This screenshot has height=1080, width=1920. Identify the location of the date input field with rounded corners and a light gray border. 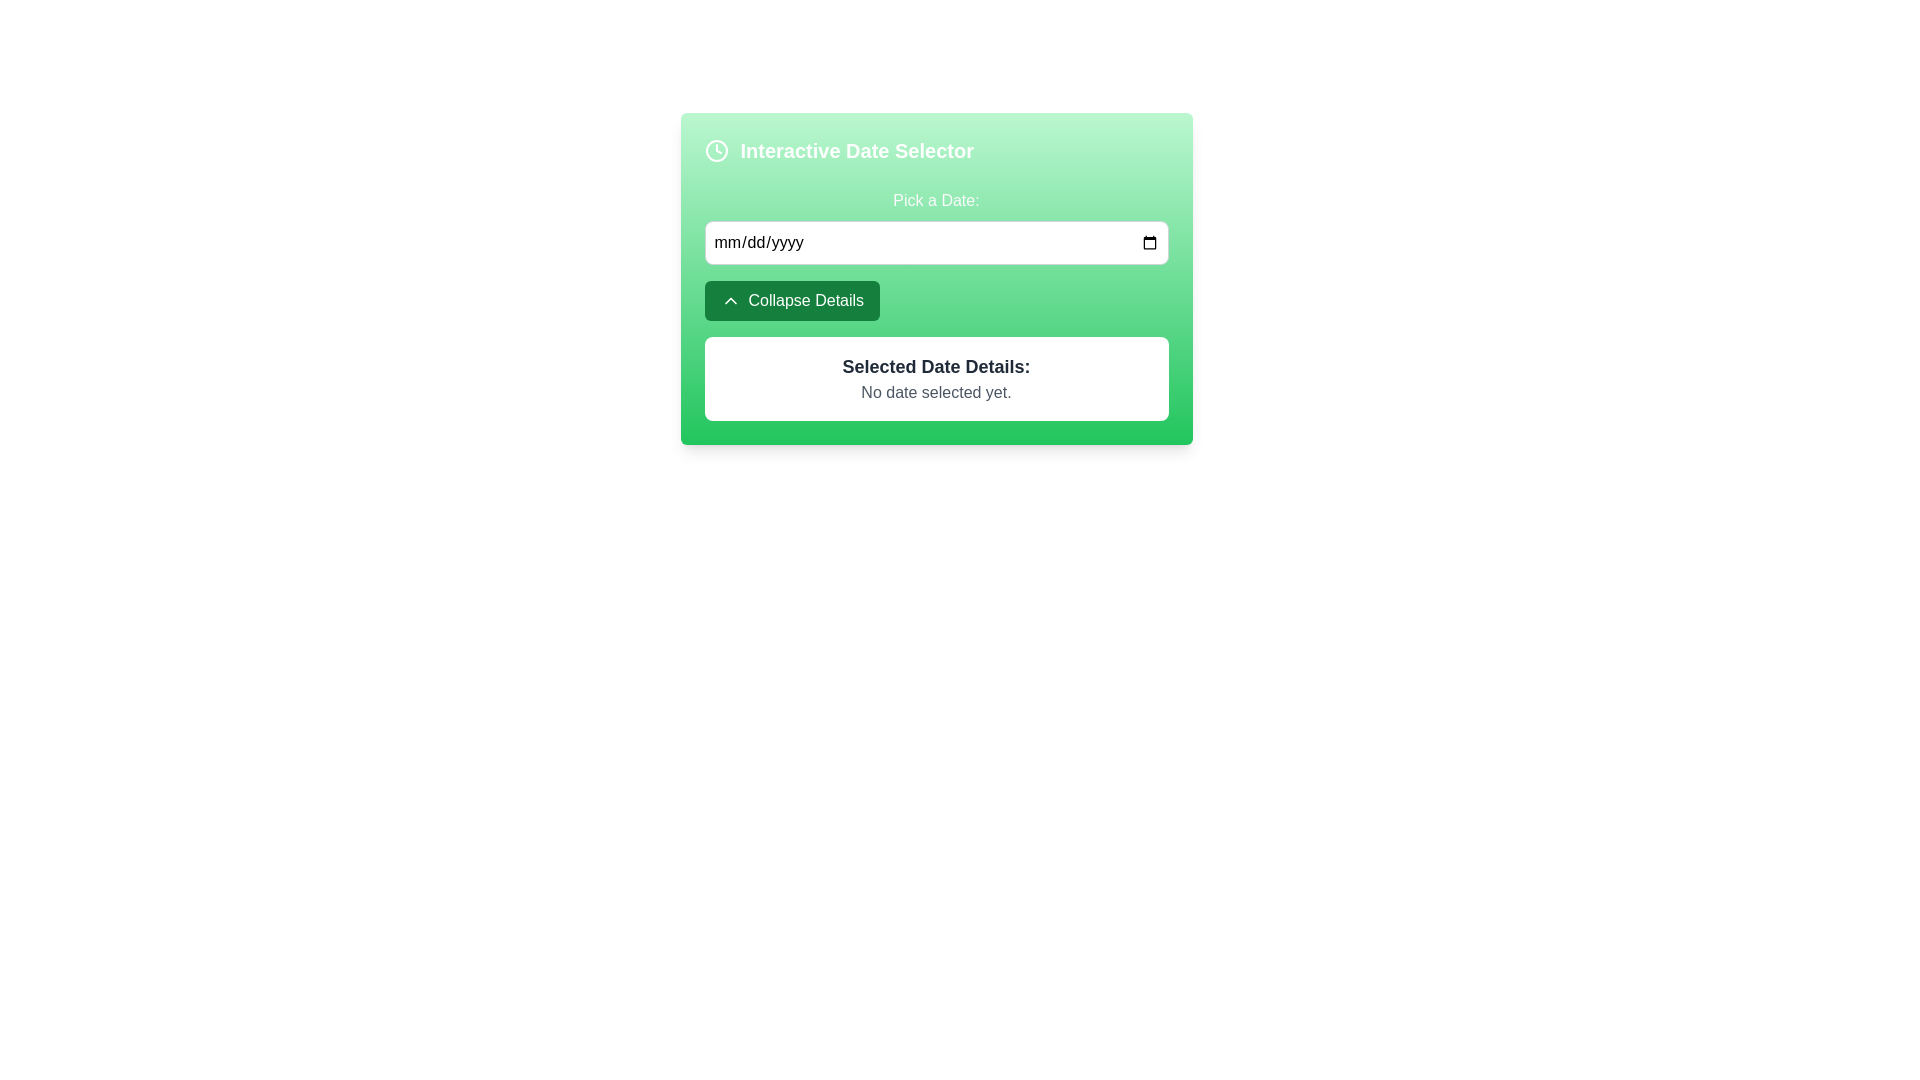
(935, 242).